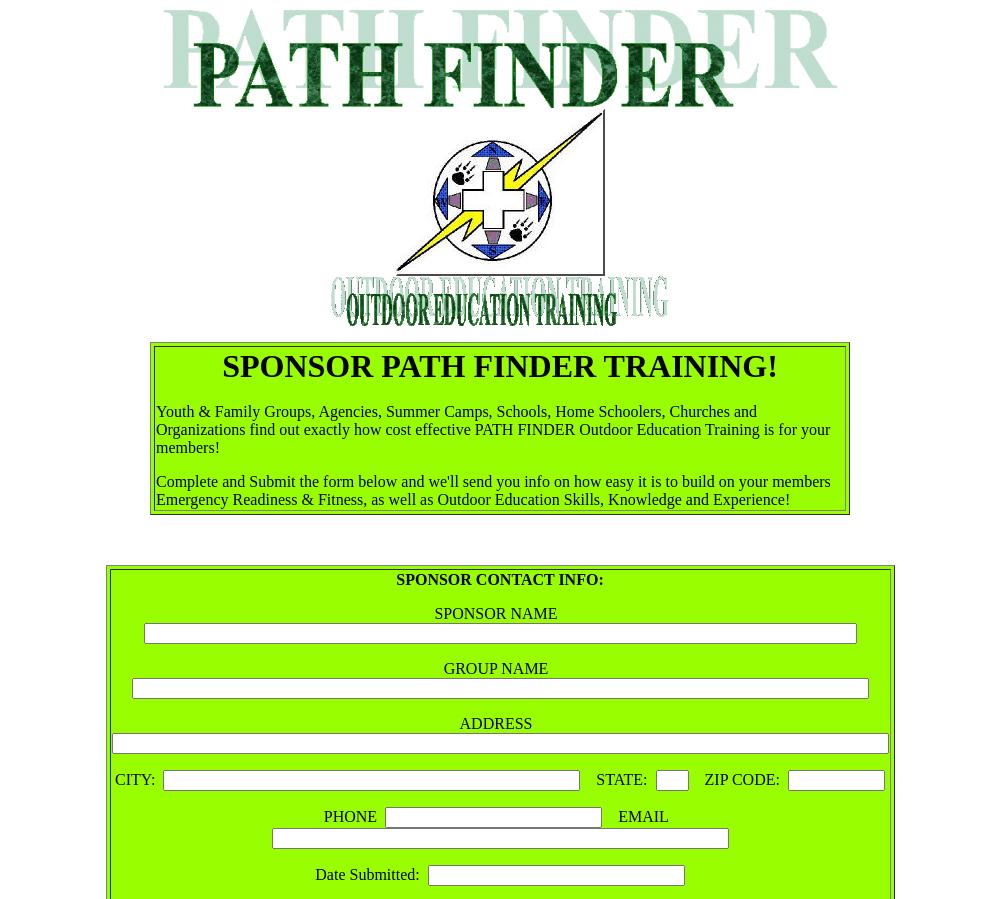 Image resolution: width=1000 pixels, height=899 pixels. What do you see at coordinates (498, 667) in the screenshot?
I see `'GROUP NAME'` at bounding box center [498, 667].